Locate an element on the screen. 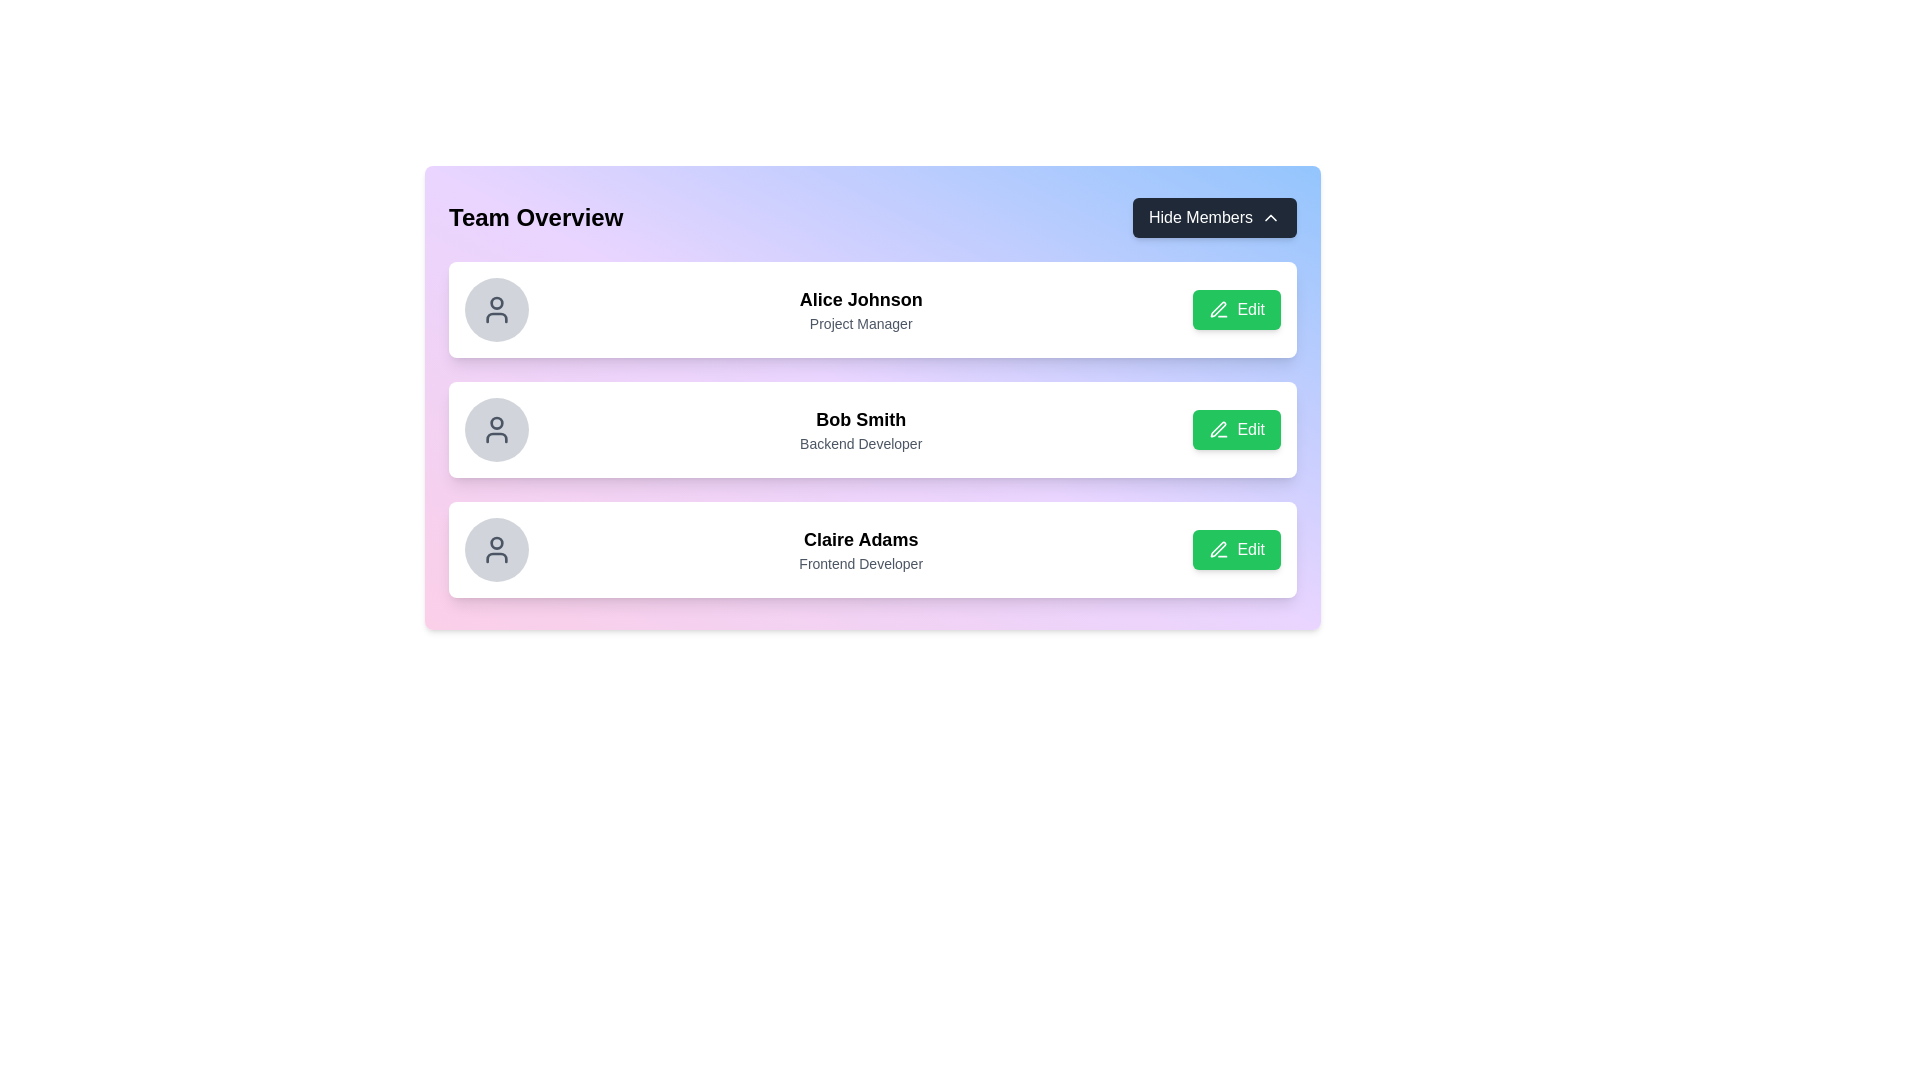 The width and height of the screenshot is (1920, 1080). the user profile icon for 'Bob Smith,' which is a minimalist graphical representation with a circular base, located to the left of the textual information is located at coordinates (497, 437).